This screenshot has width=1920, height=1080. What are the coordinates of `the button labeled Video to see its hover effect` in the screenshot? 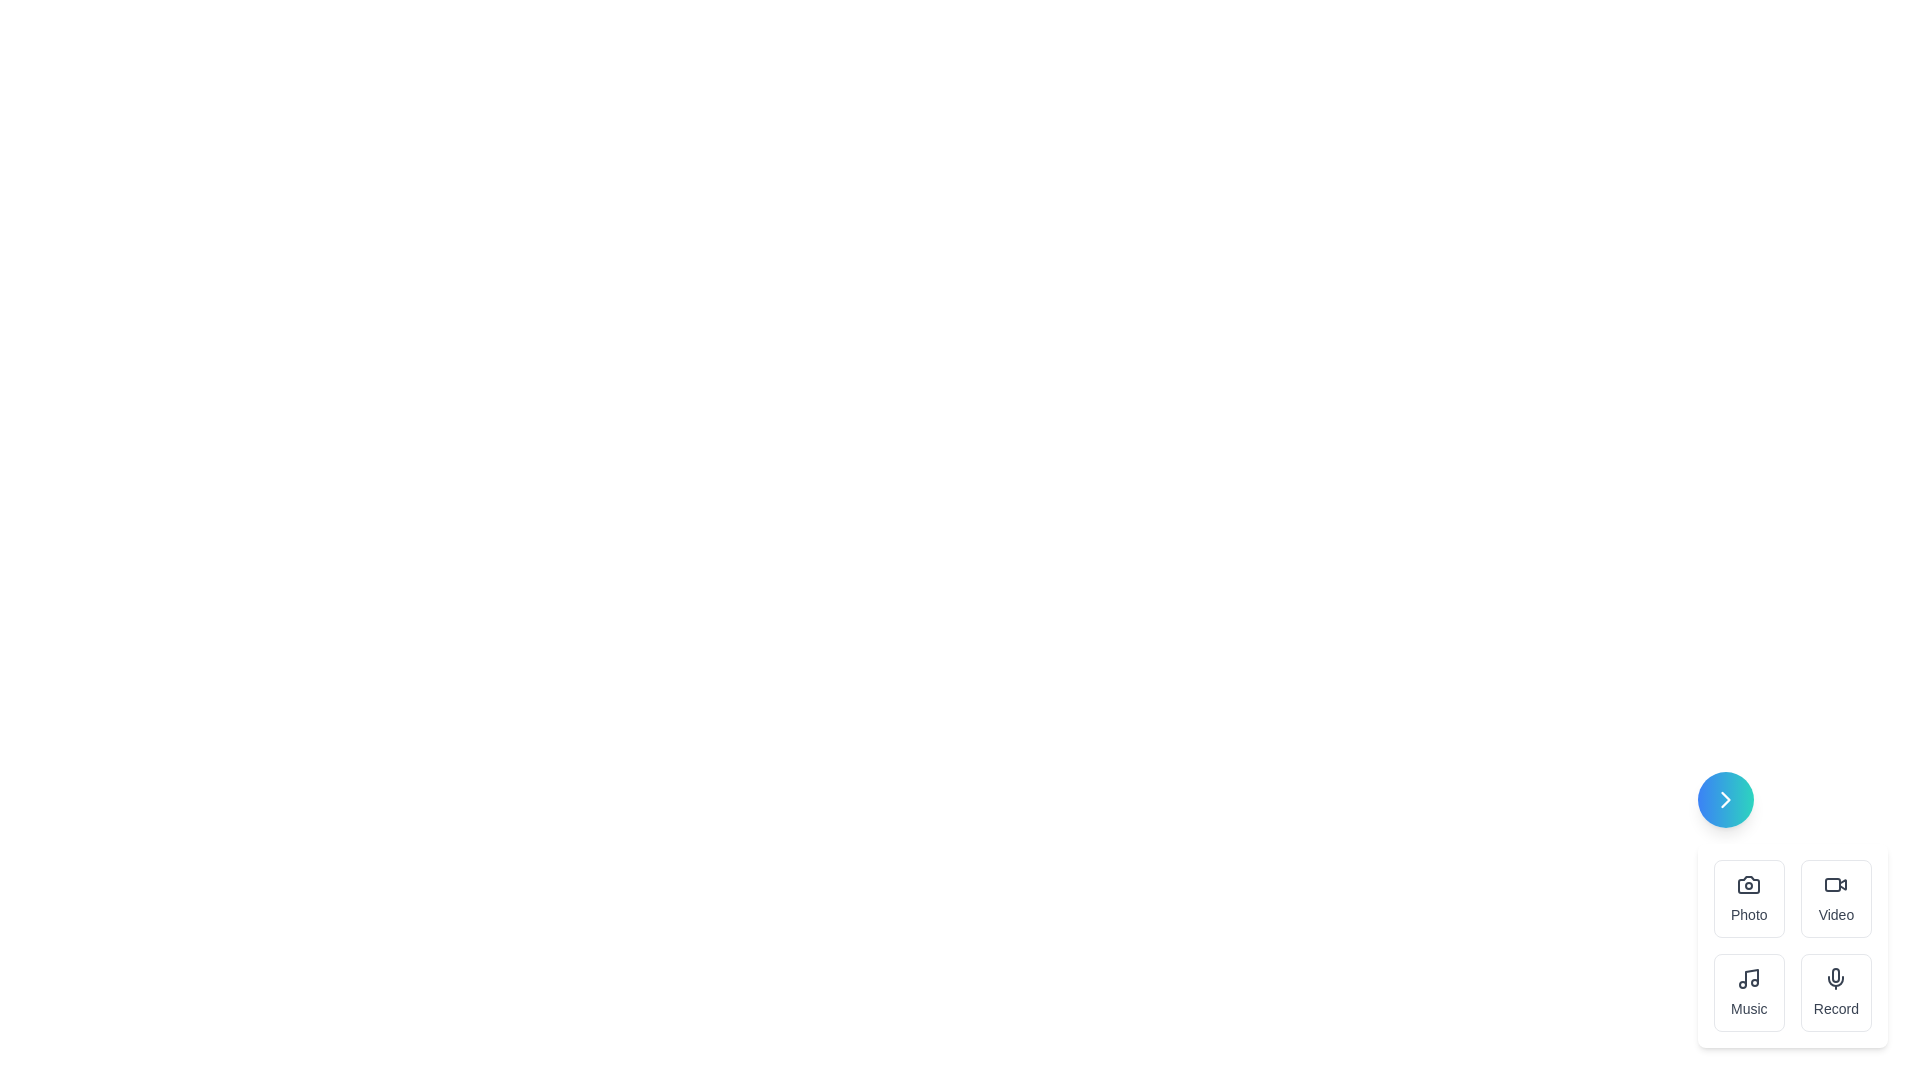 It's located at (1836, 897).